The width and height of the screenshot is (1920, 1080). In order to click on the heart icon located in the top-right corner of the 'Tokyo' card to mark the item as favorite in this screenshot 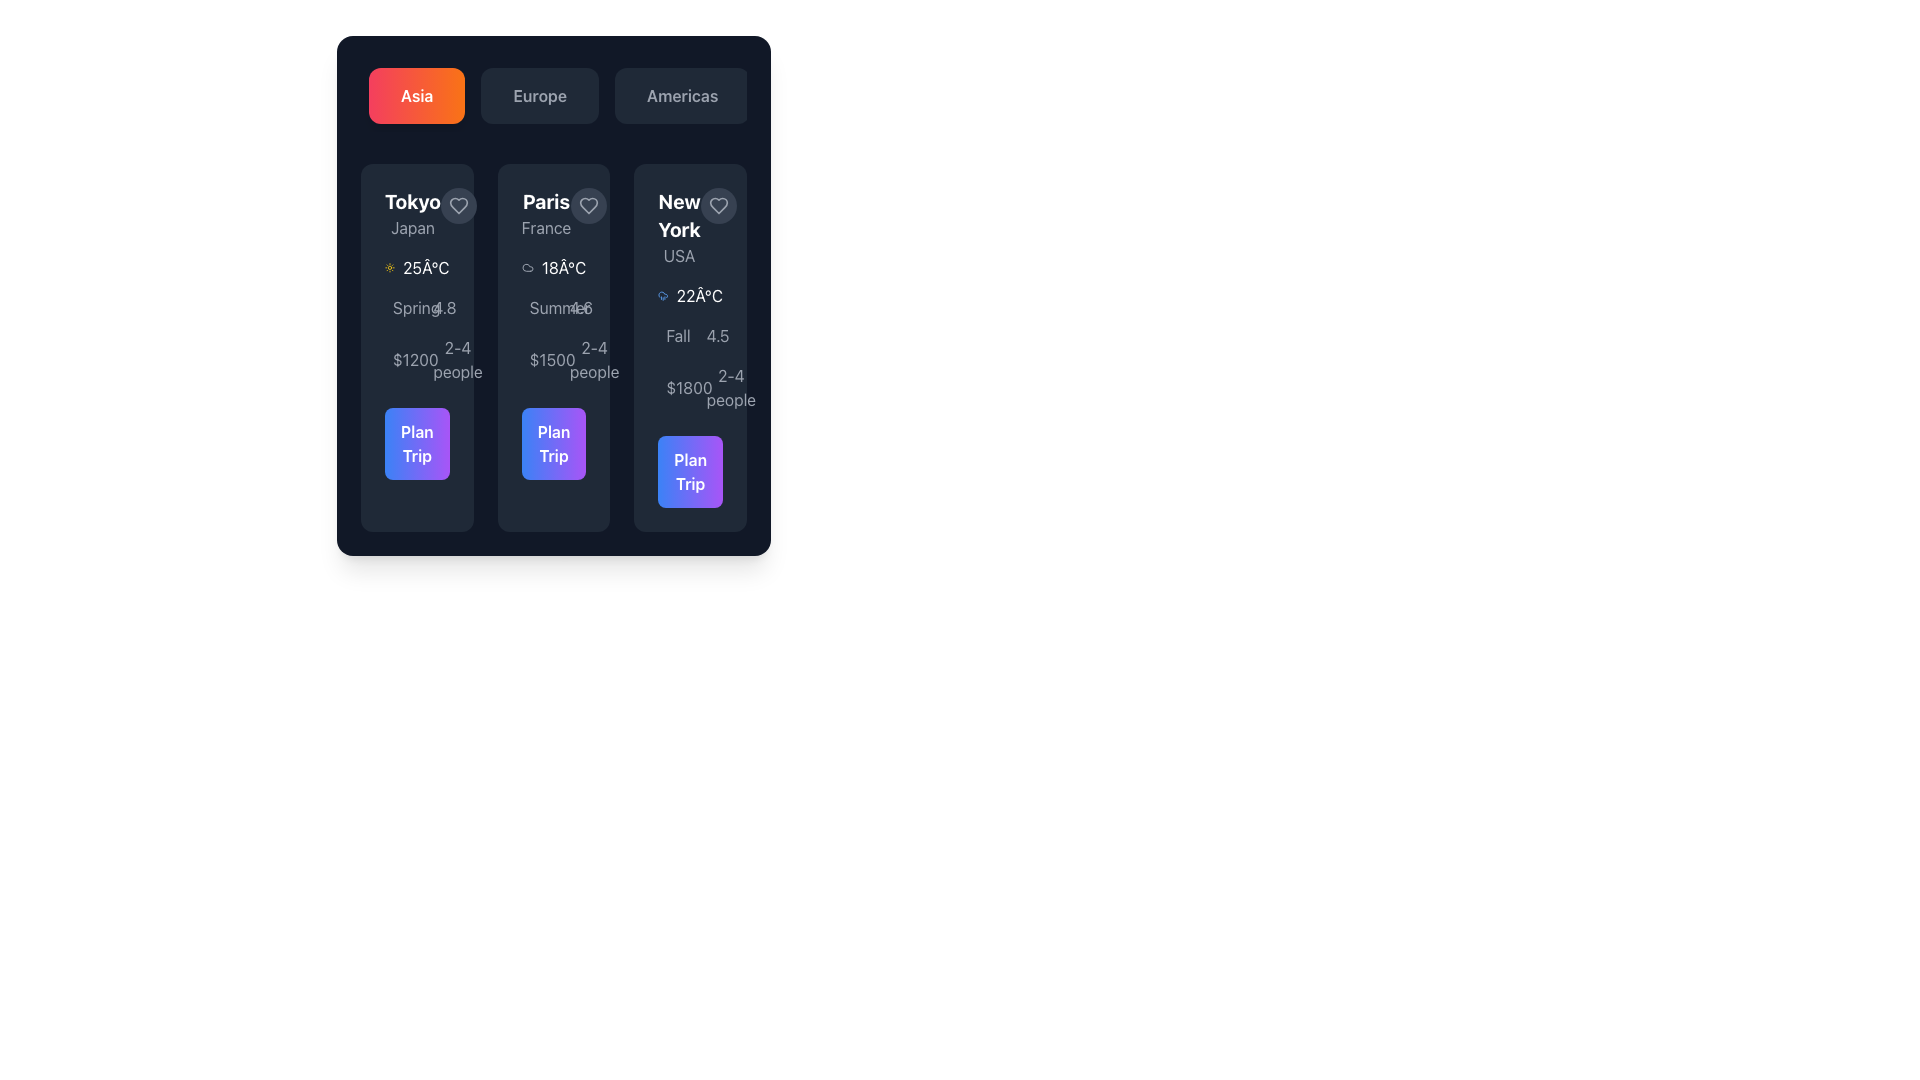, I will do `click(458, 205)`.